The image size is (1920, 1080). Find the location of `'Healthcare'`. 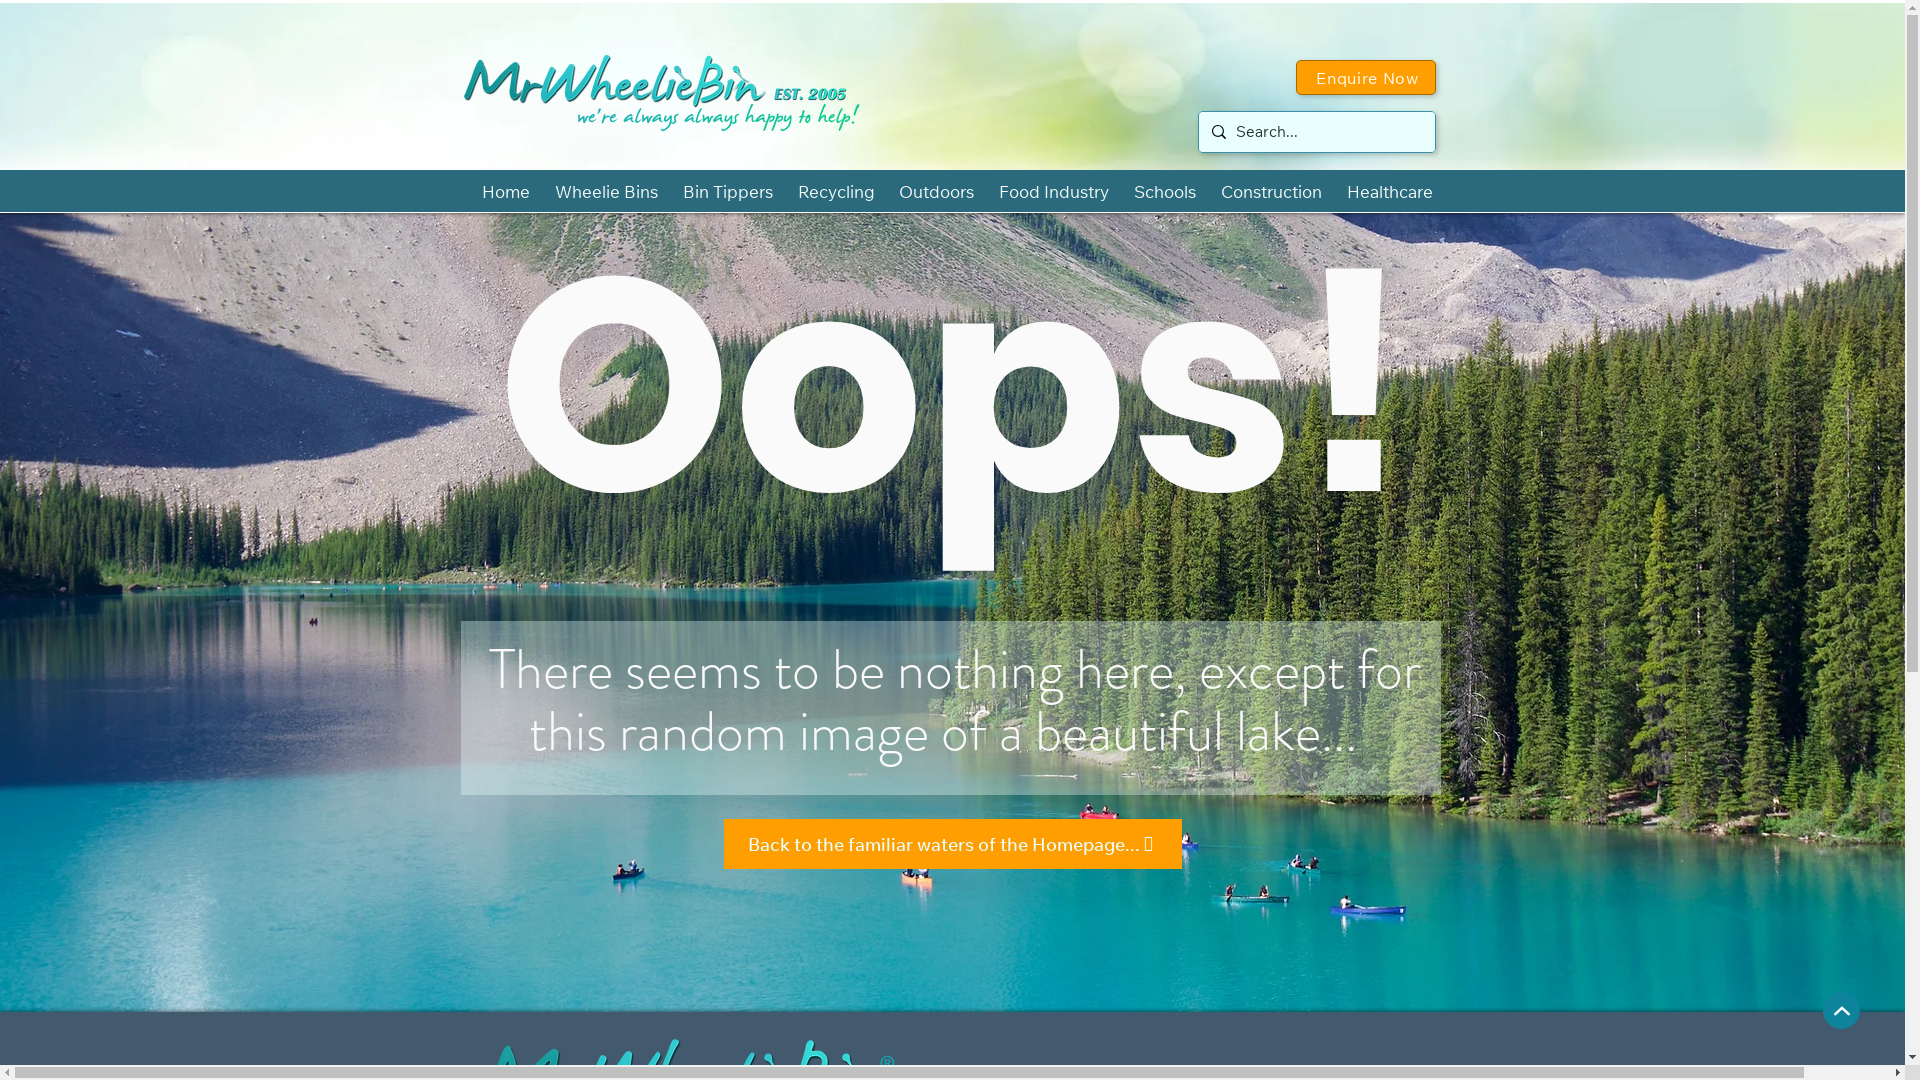

'Healthcare' is located at coordinates (1388, 191).